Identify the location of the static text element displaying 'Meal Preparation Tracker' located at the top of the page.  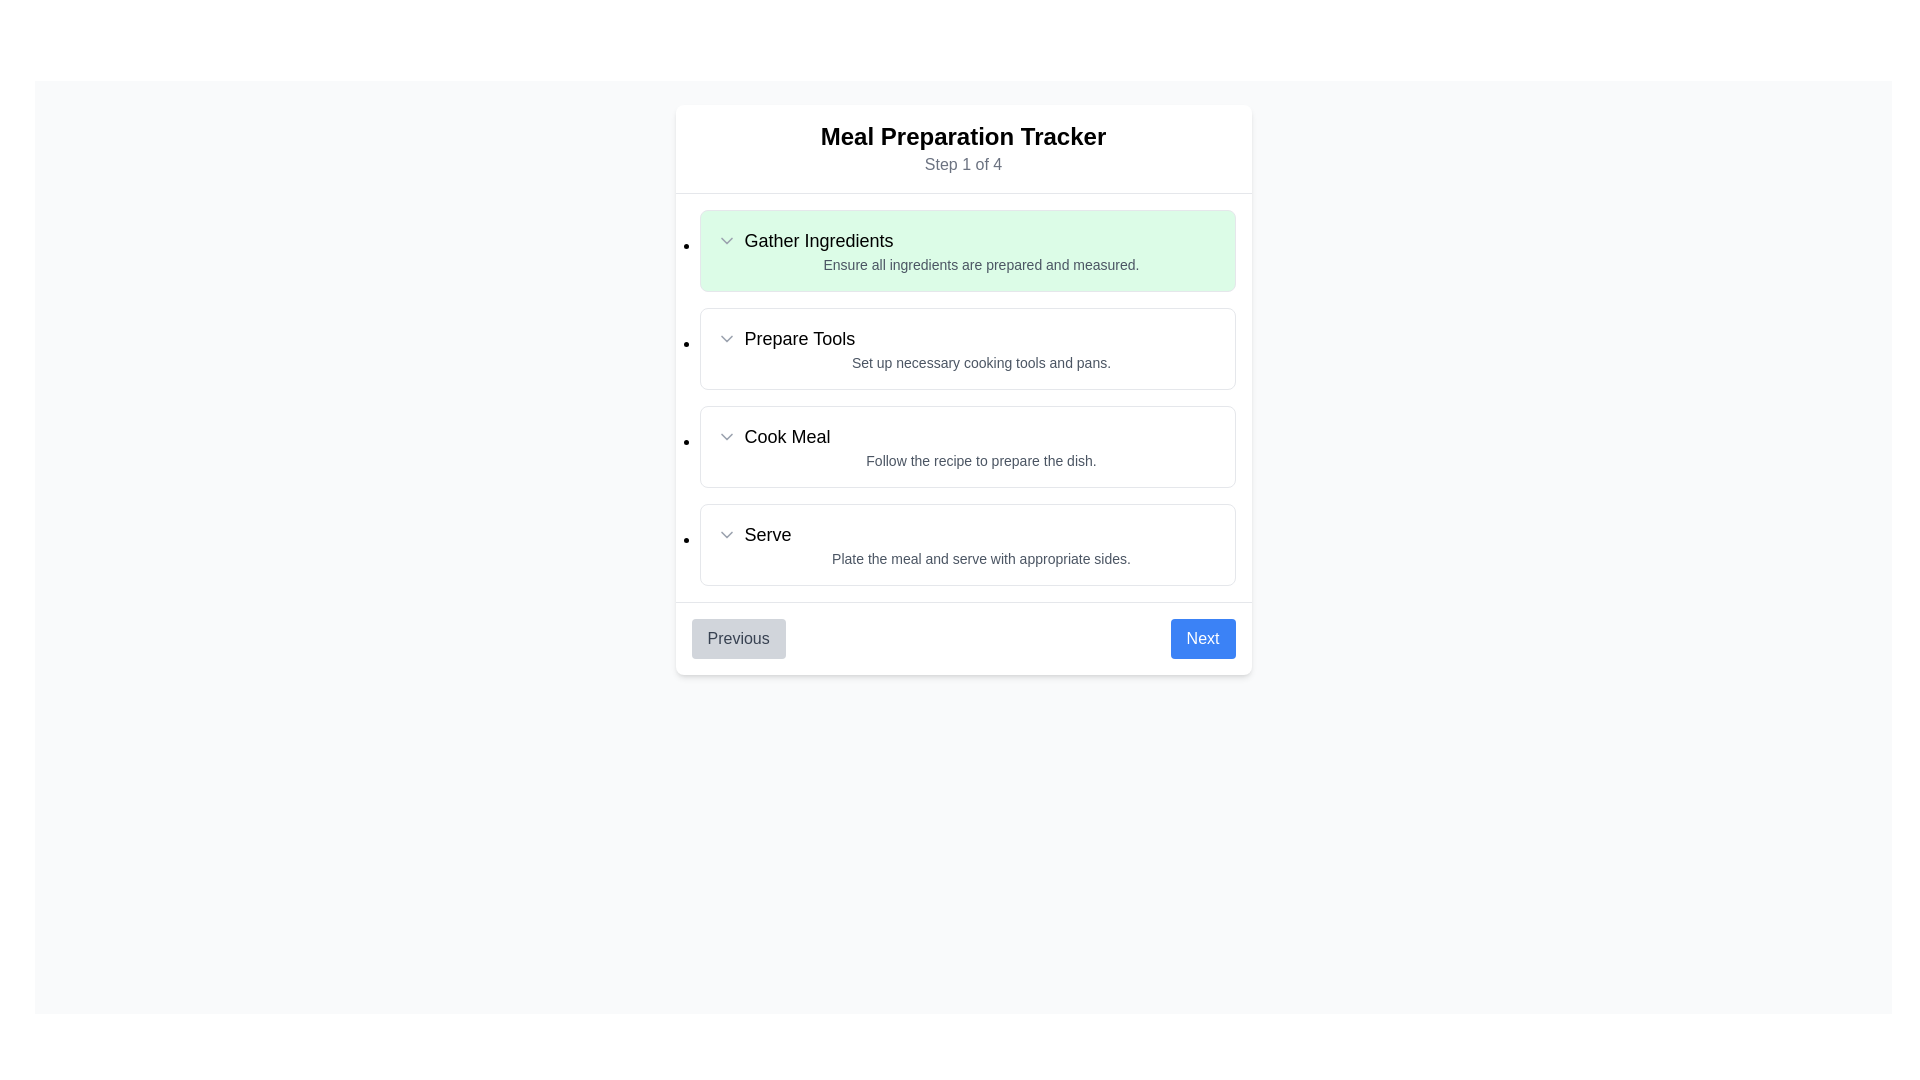
(963, 136).